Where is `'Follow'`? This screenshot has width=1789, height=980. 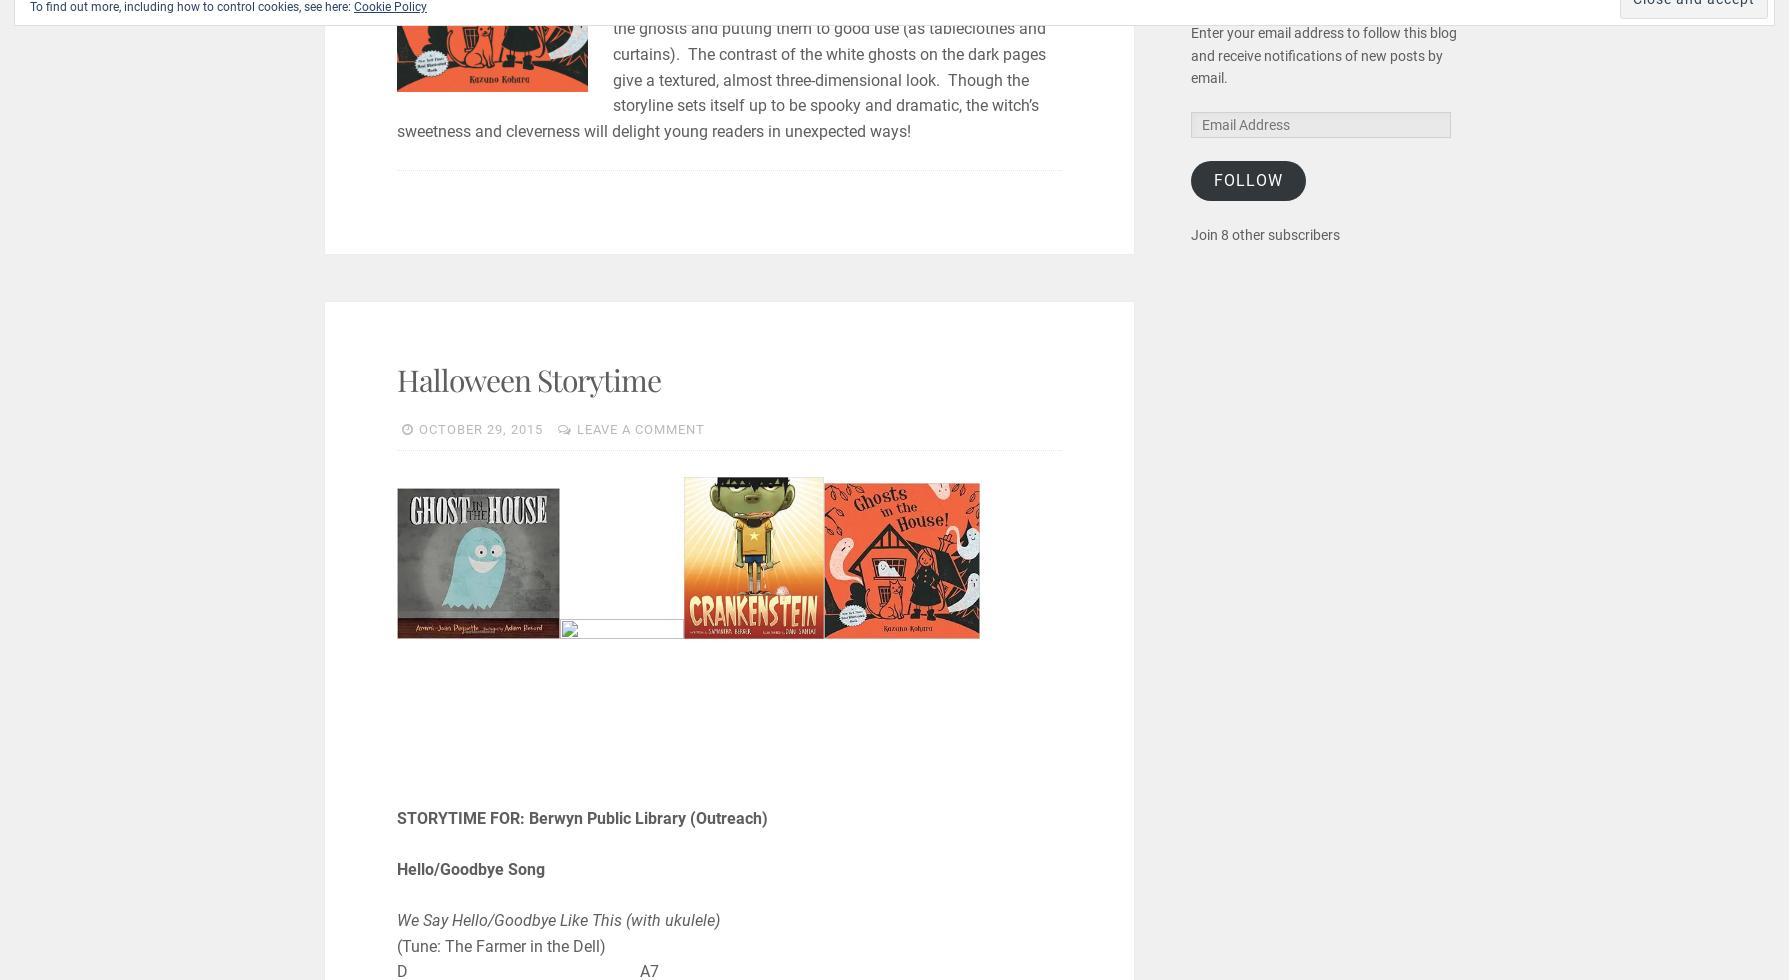
'Follow' is located at coordinates (1247, 180).